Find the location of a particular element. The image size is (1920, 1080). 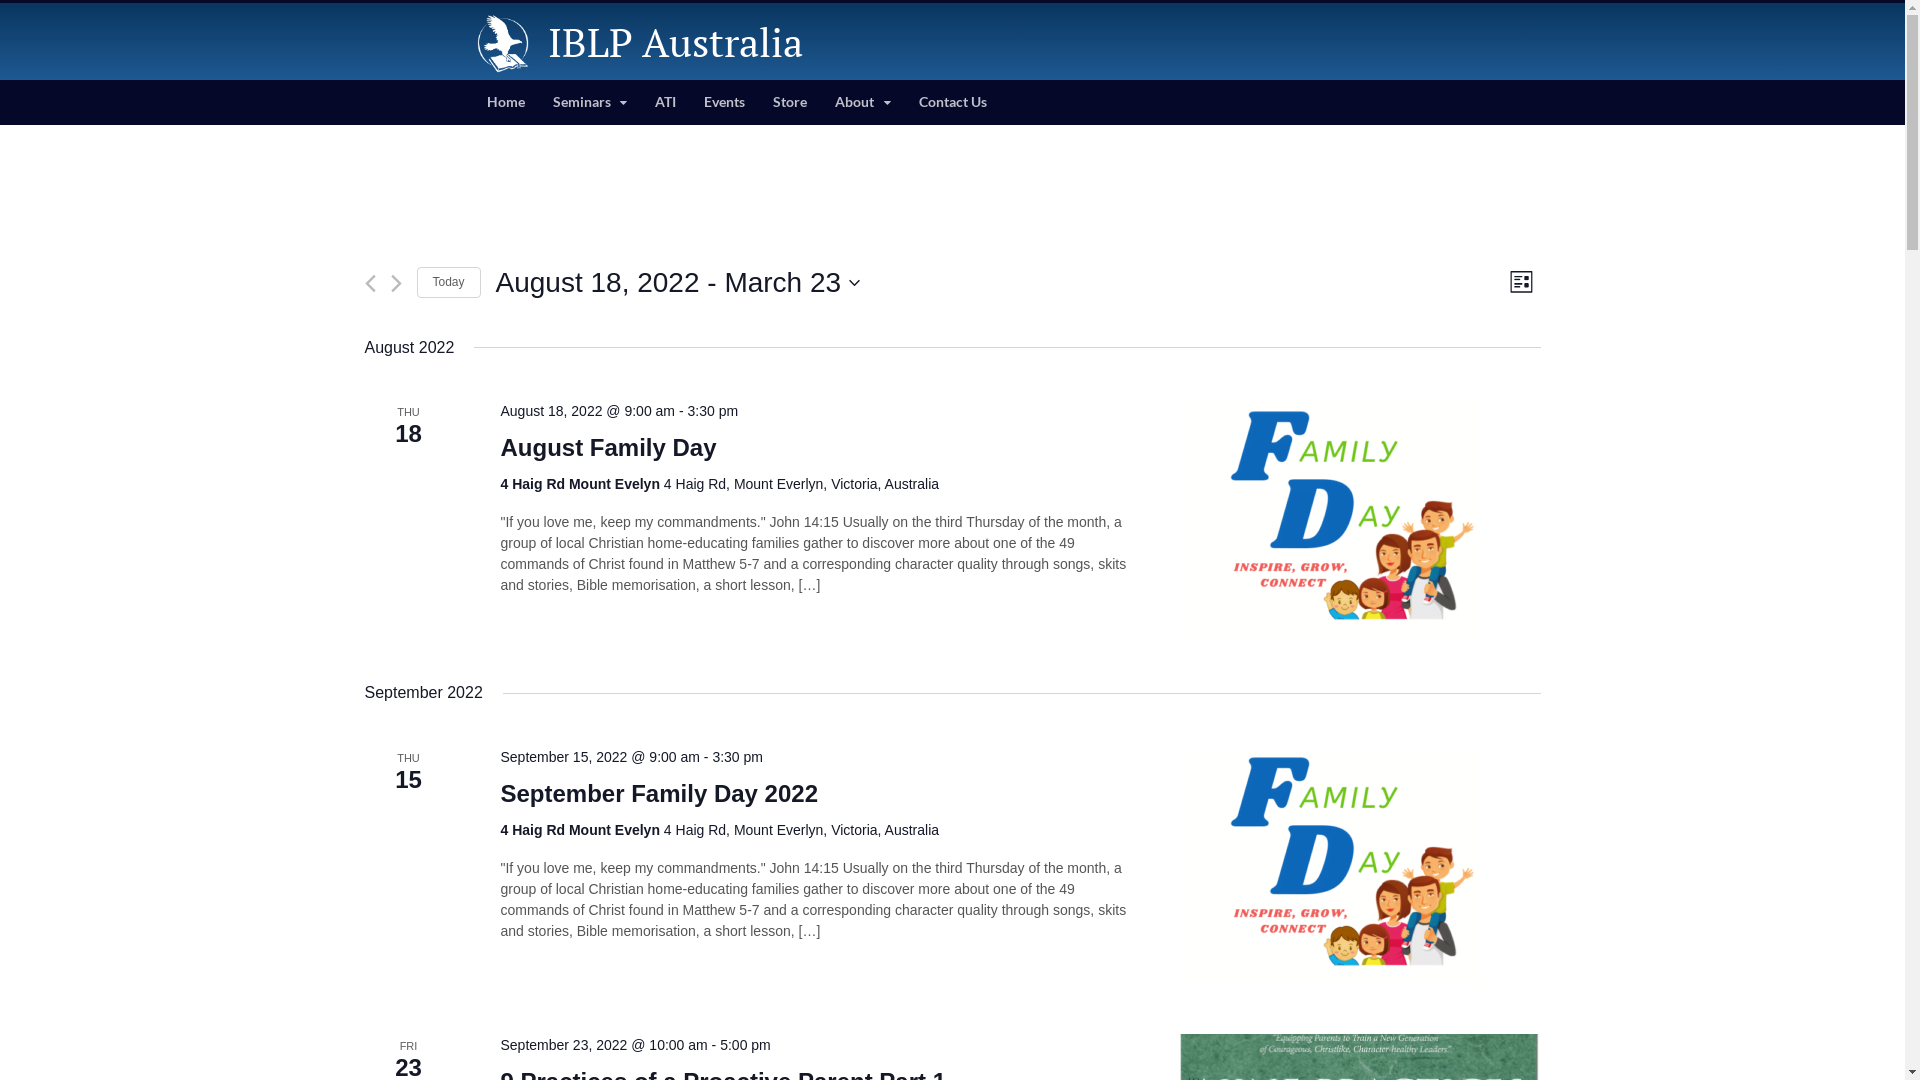

'Contact Us' is located at coordinates (952, 102).